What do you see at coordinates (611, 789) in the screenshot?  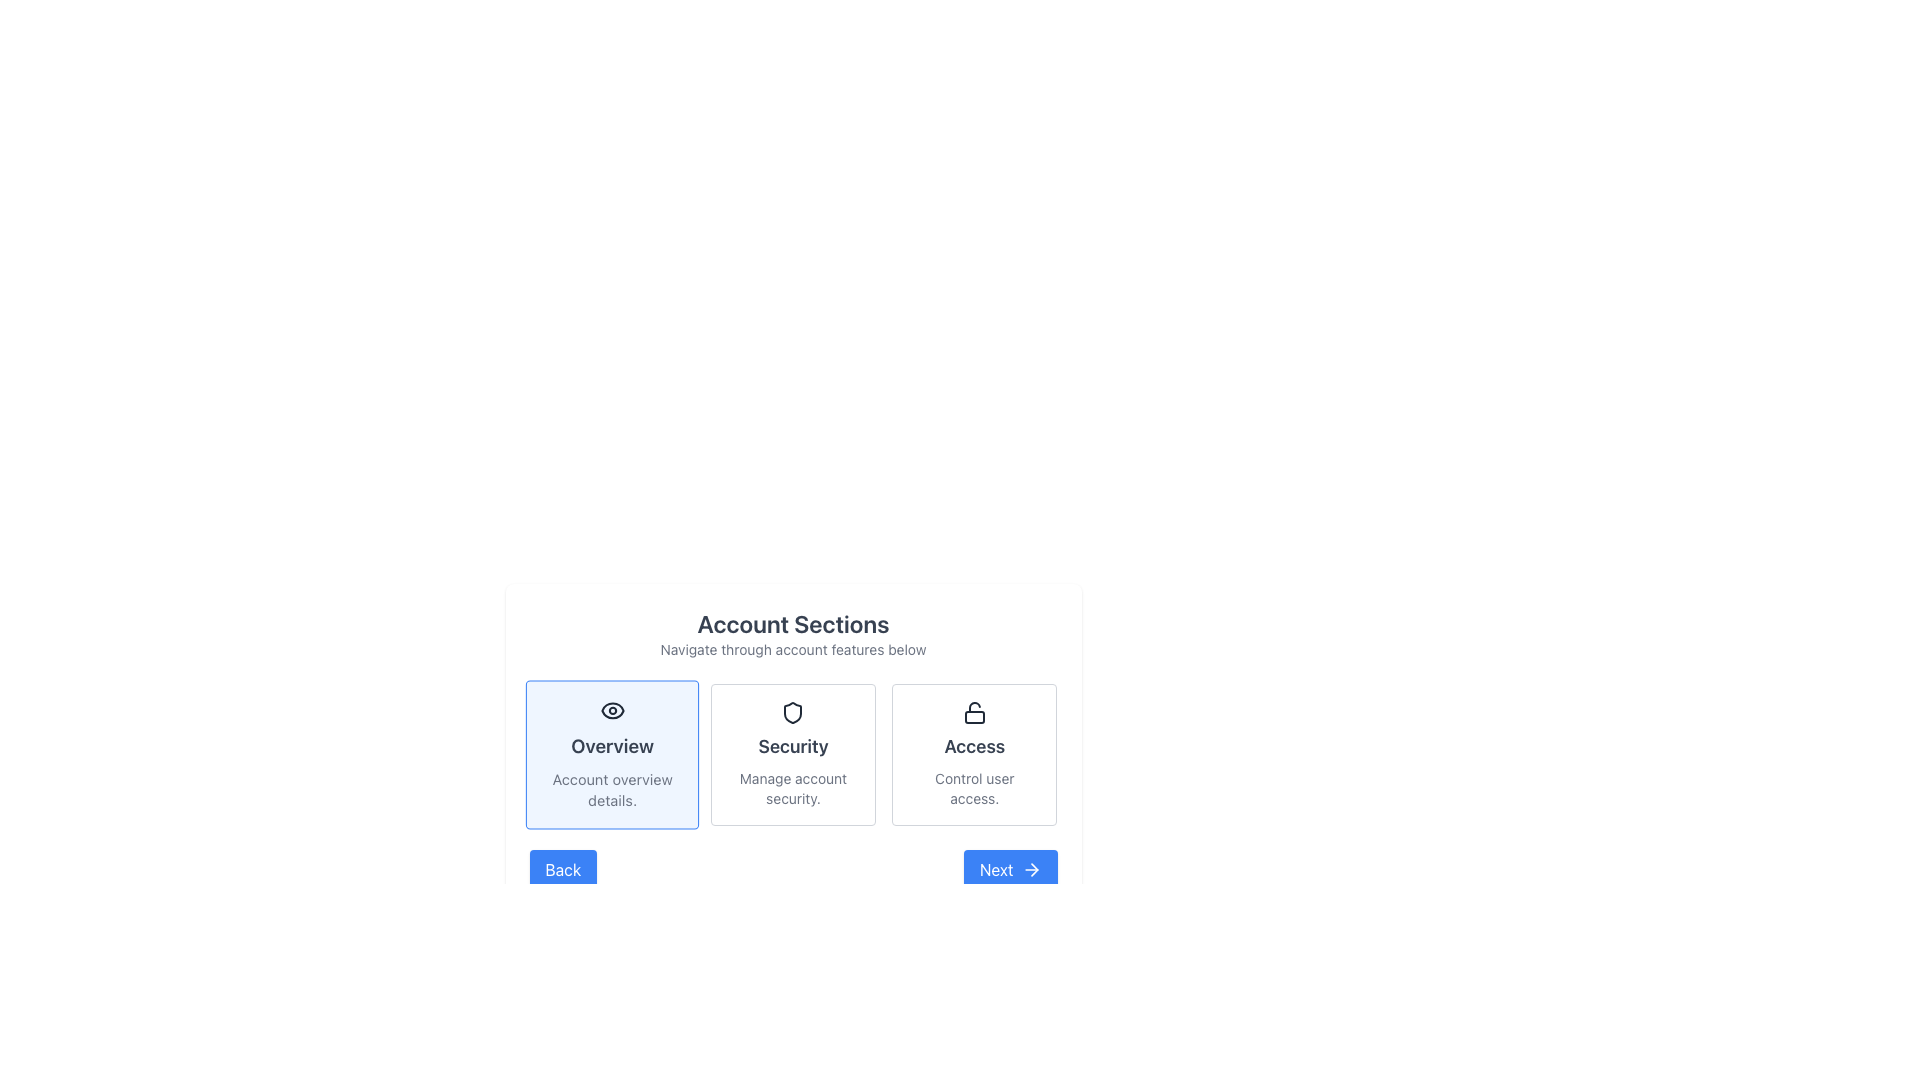 I see `the text display component that provides descriptive information about the 'Overview' section, located within the card-like structure beneath the 'Overview' title and eye icon` at bounding box center [611, 789].